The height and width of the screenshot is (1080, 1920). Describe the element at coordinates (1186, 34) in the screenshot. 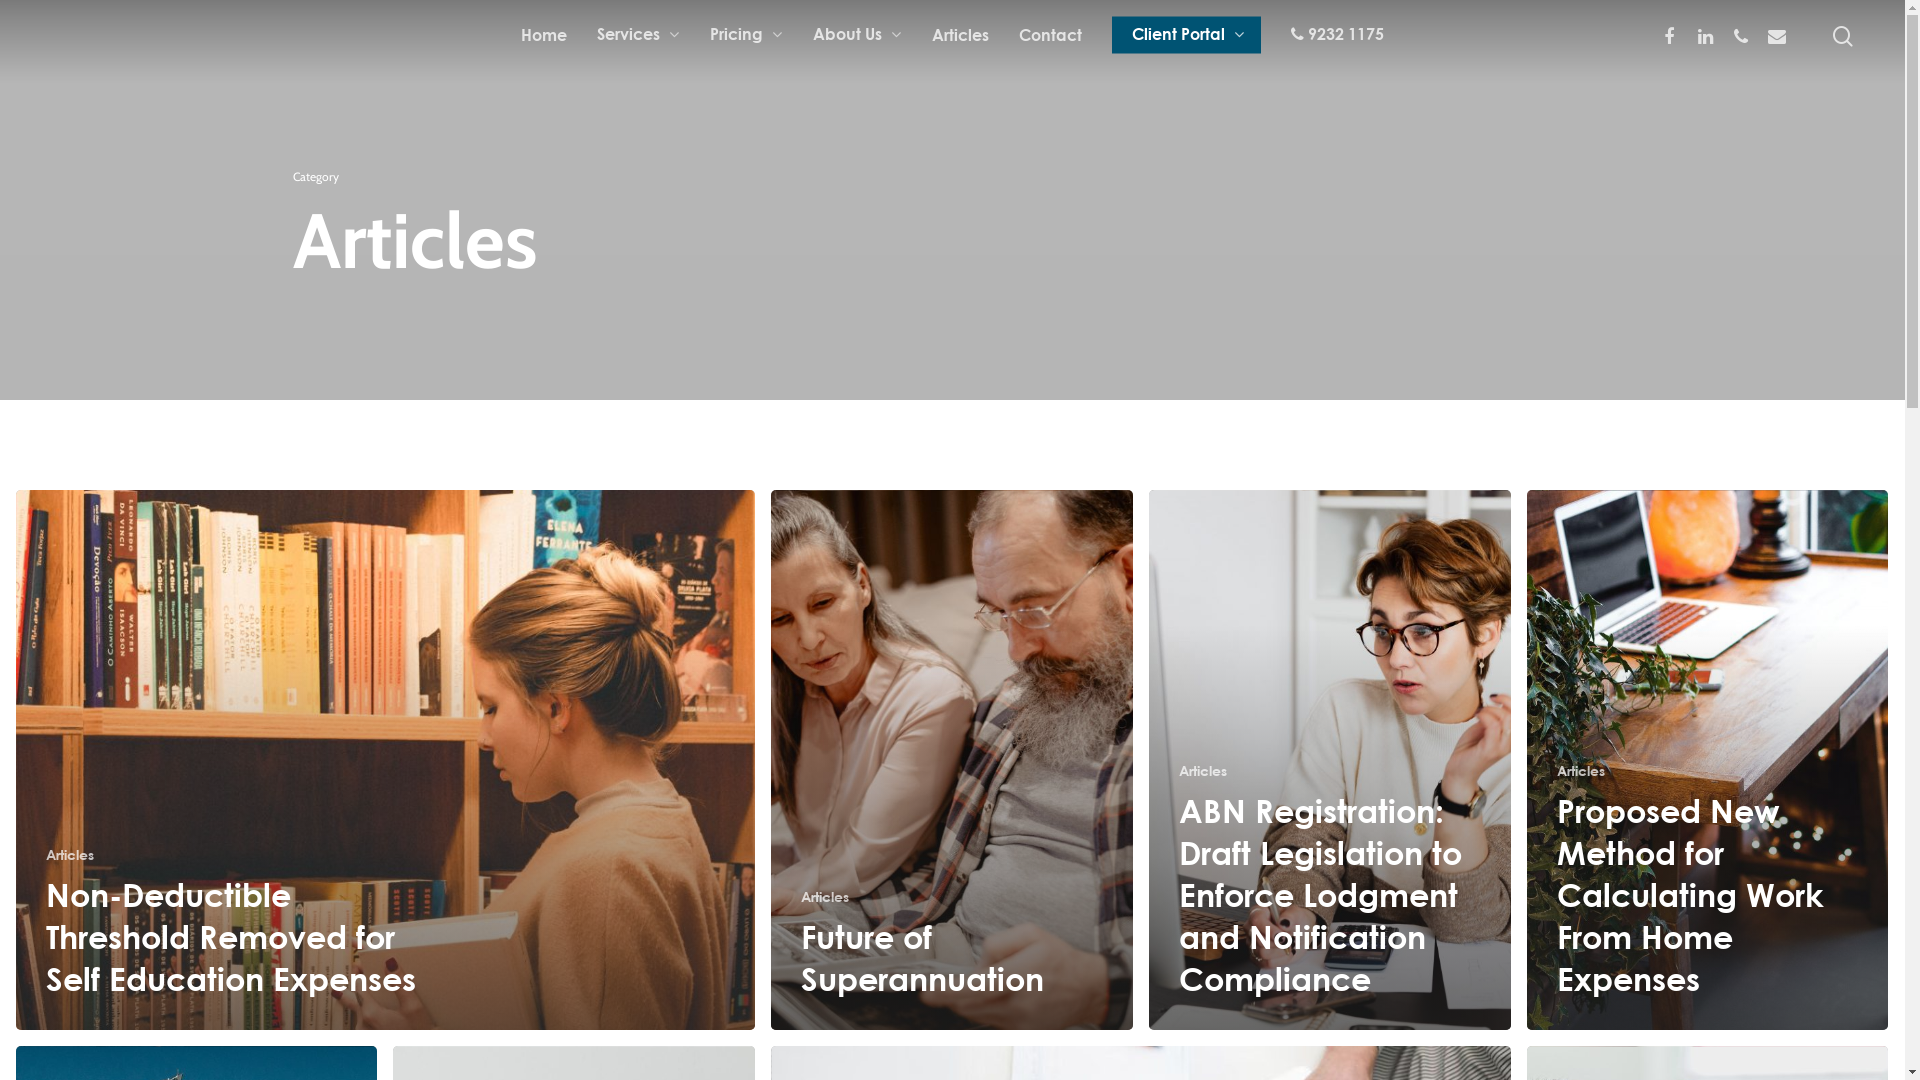

I see `'Client Portal'` at that location.